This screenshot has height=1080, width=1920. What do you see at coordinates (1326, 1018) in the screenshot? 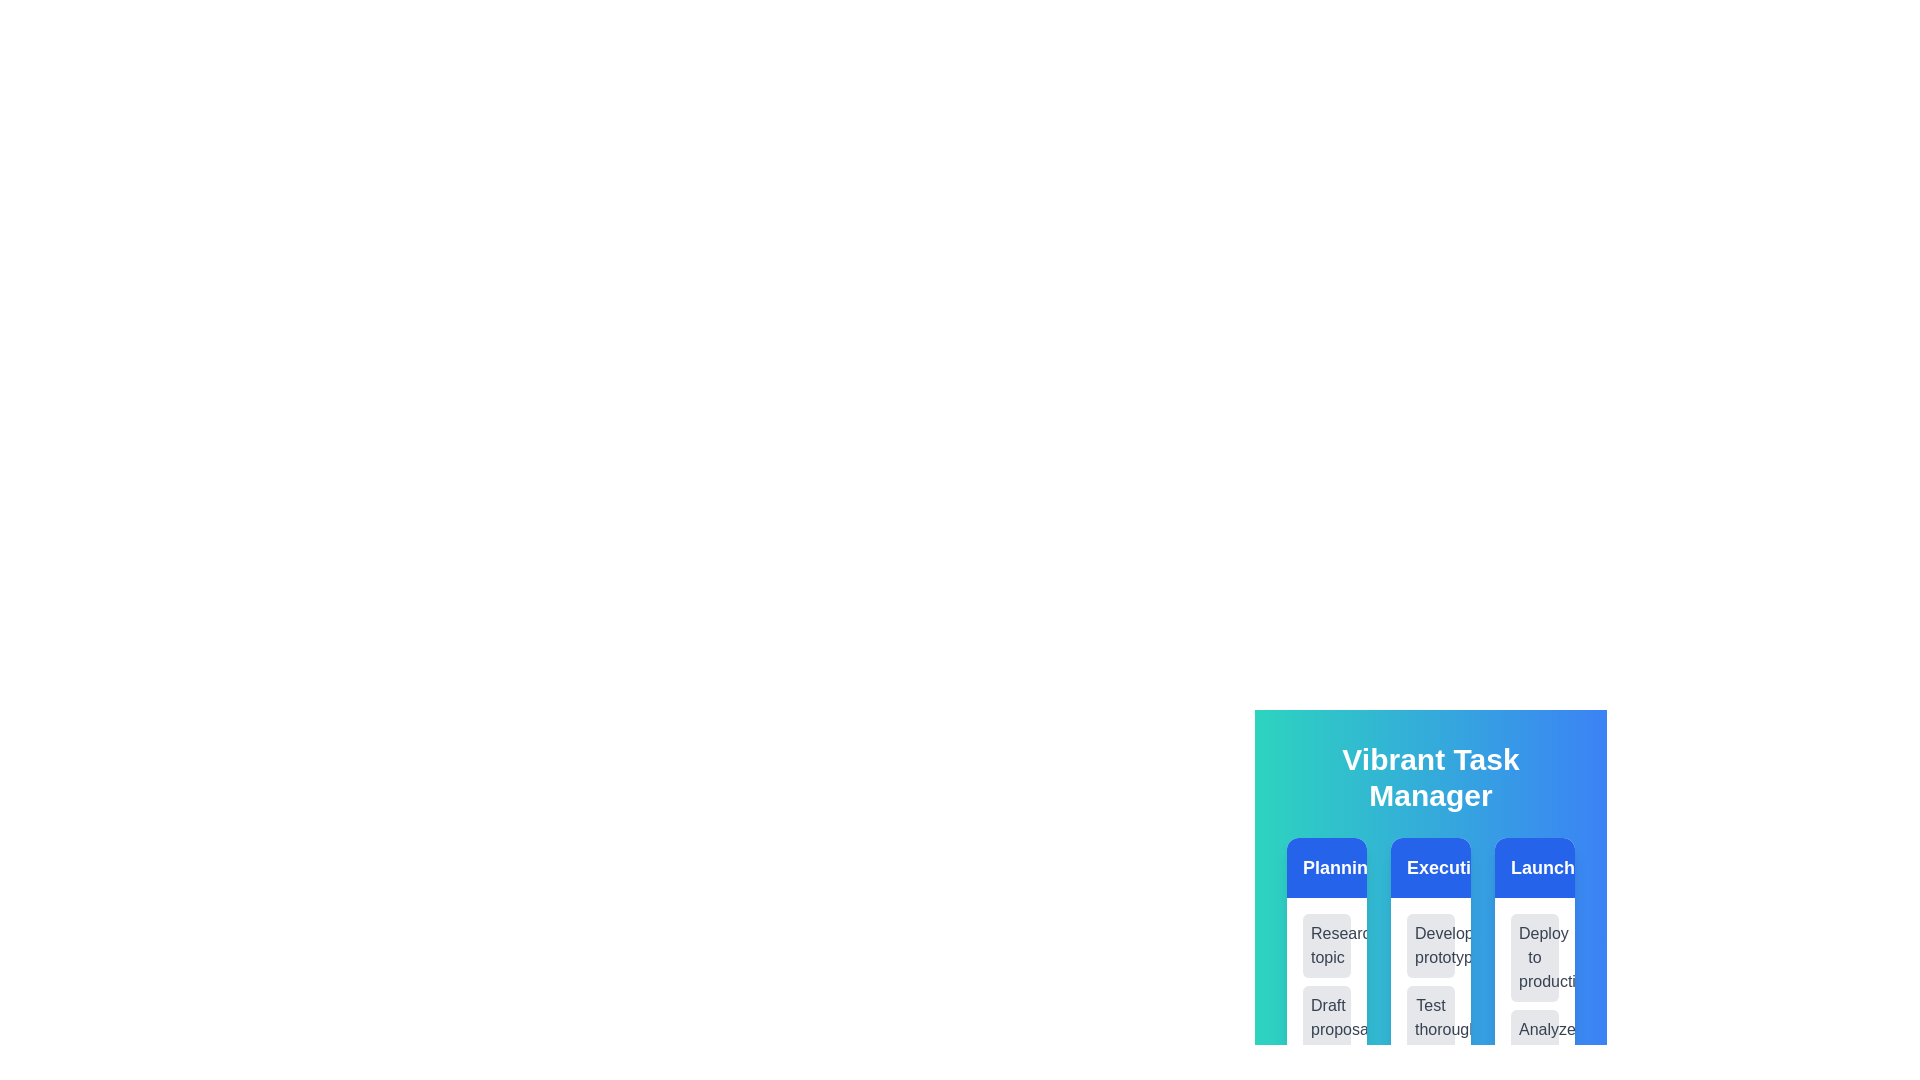
I see `the 'Draft proposal' text label in the 'Vibrant Task Manager' interface, which is styled with a light gray background and darker gray text, positioned under the 'Planning' section` at bounding box center [1326, 1018].